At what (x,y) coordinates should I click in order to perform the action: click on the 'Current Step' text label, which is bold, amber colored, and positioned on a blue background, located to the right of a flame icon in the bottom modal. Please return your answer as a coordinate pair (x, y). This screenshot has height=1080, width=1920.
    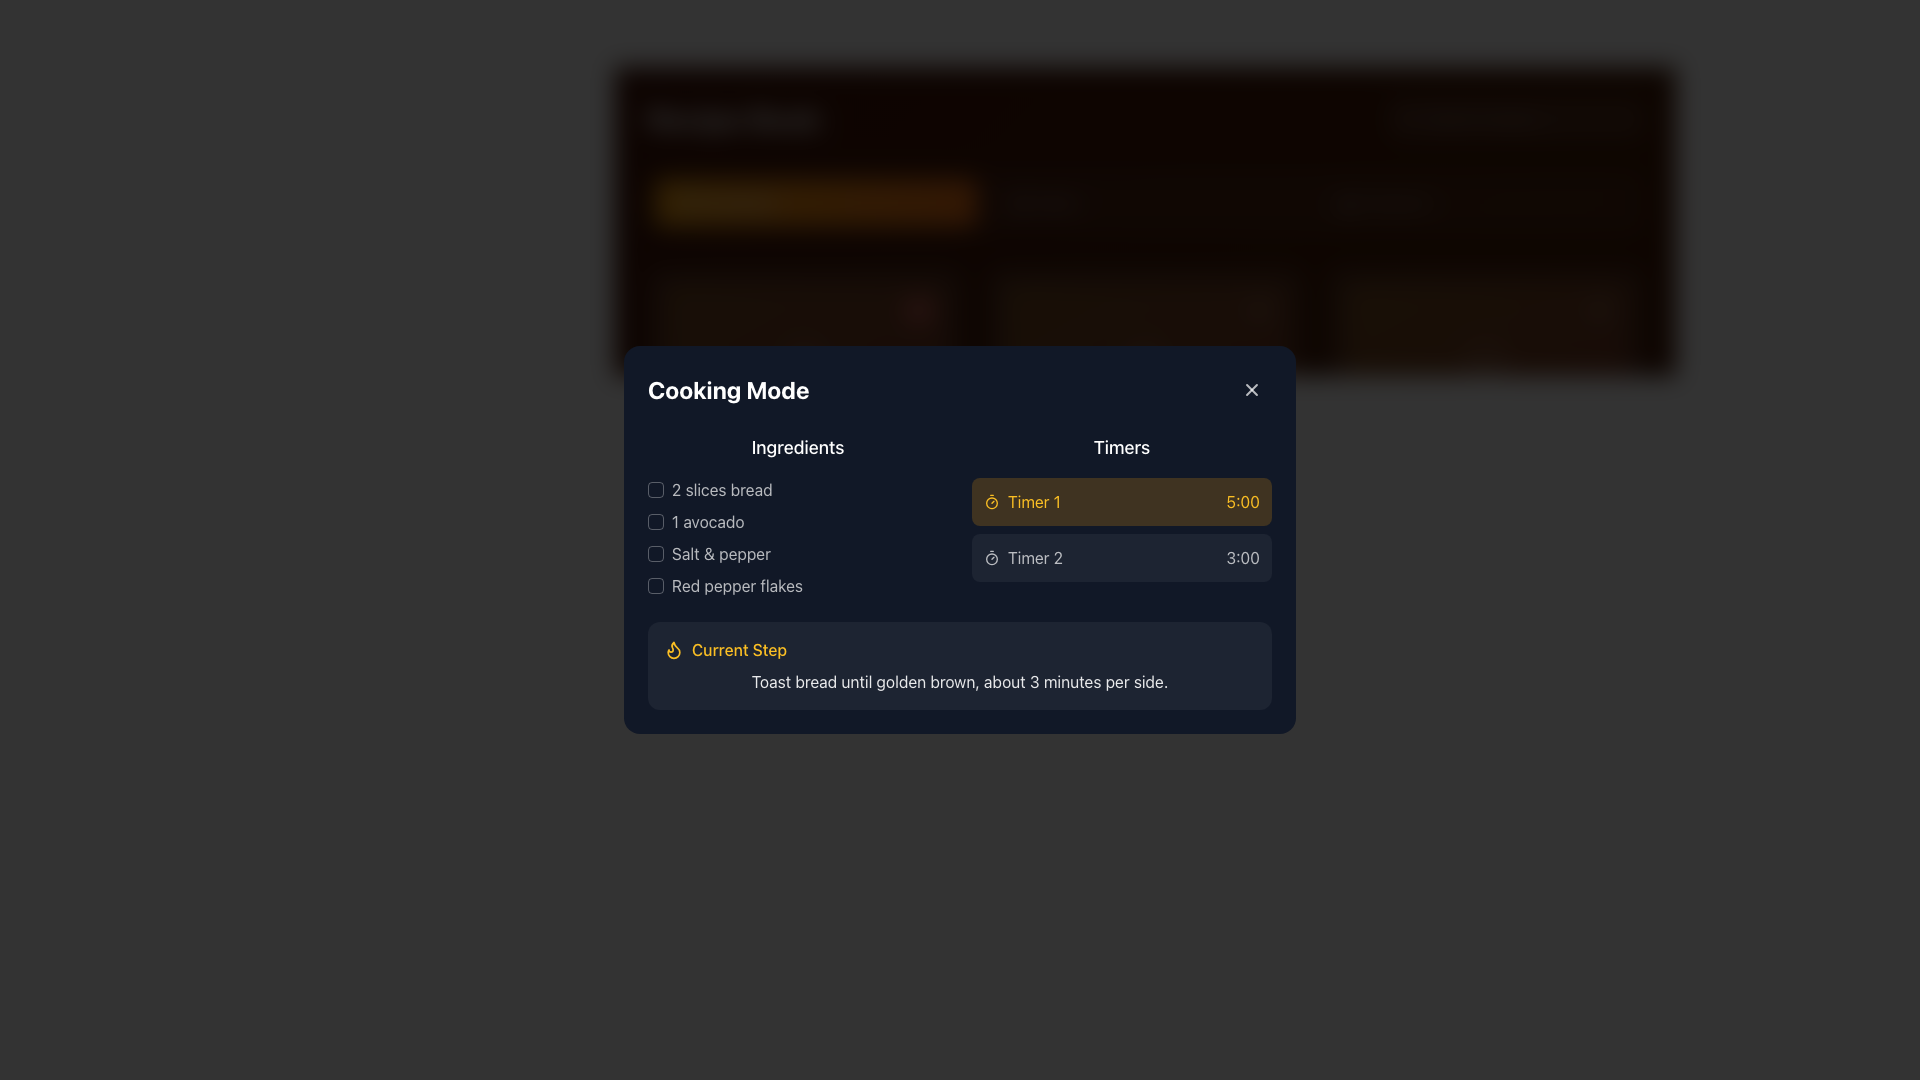
    Looking at the image, I should click on (738, 650).